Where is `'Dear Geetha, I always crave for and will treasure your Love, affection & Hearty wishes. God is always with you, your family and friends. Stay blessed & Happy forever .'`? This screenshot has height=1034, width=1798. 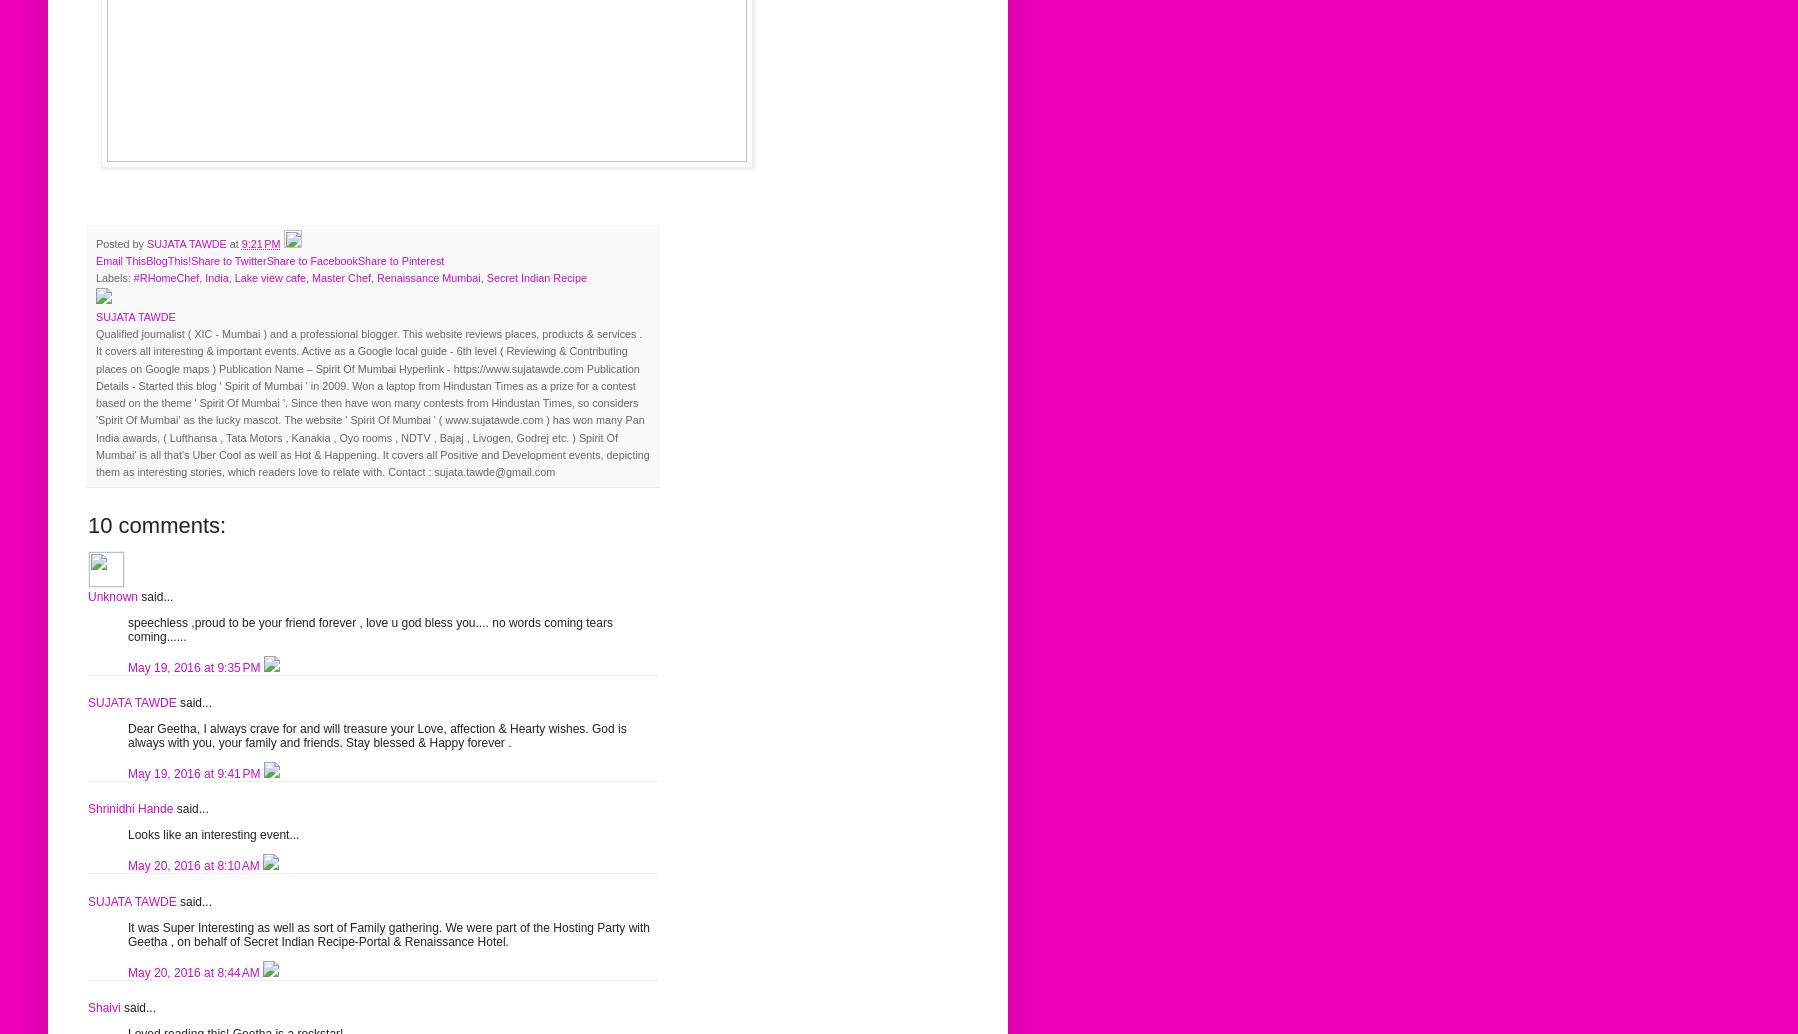 'Dear Geetha, I always crave for and will treasure your Love, affection & Hearty wishes. God is always with you, your family and friends. Stay blessed & Happy forever .' is located at coordinates (376, 734).